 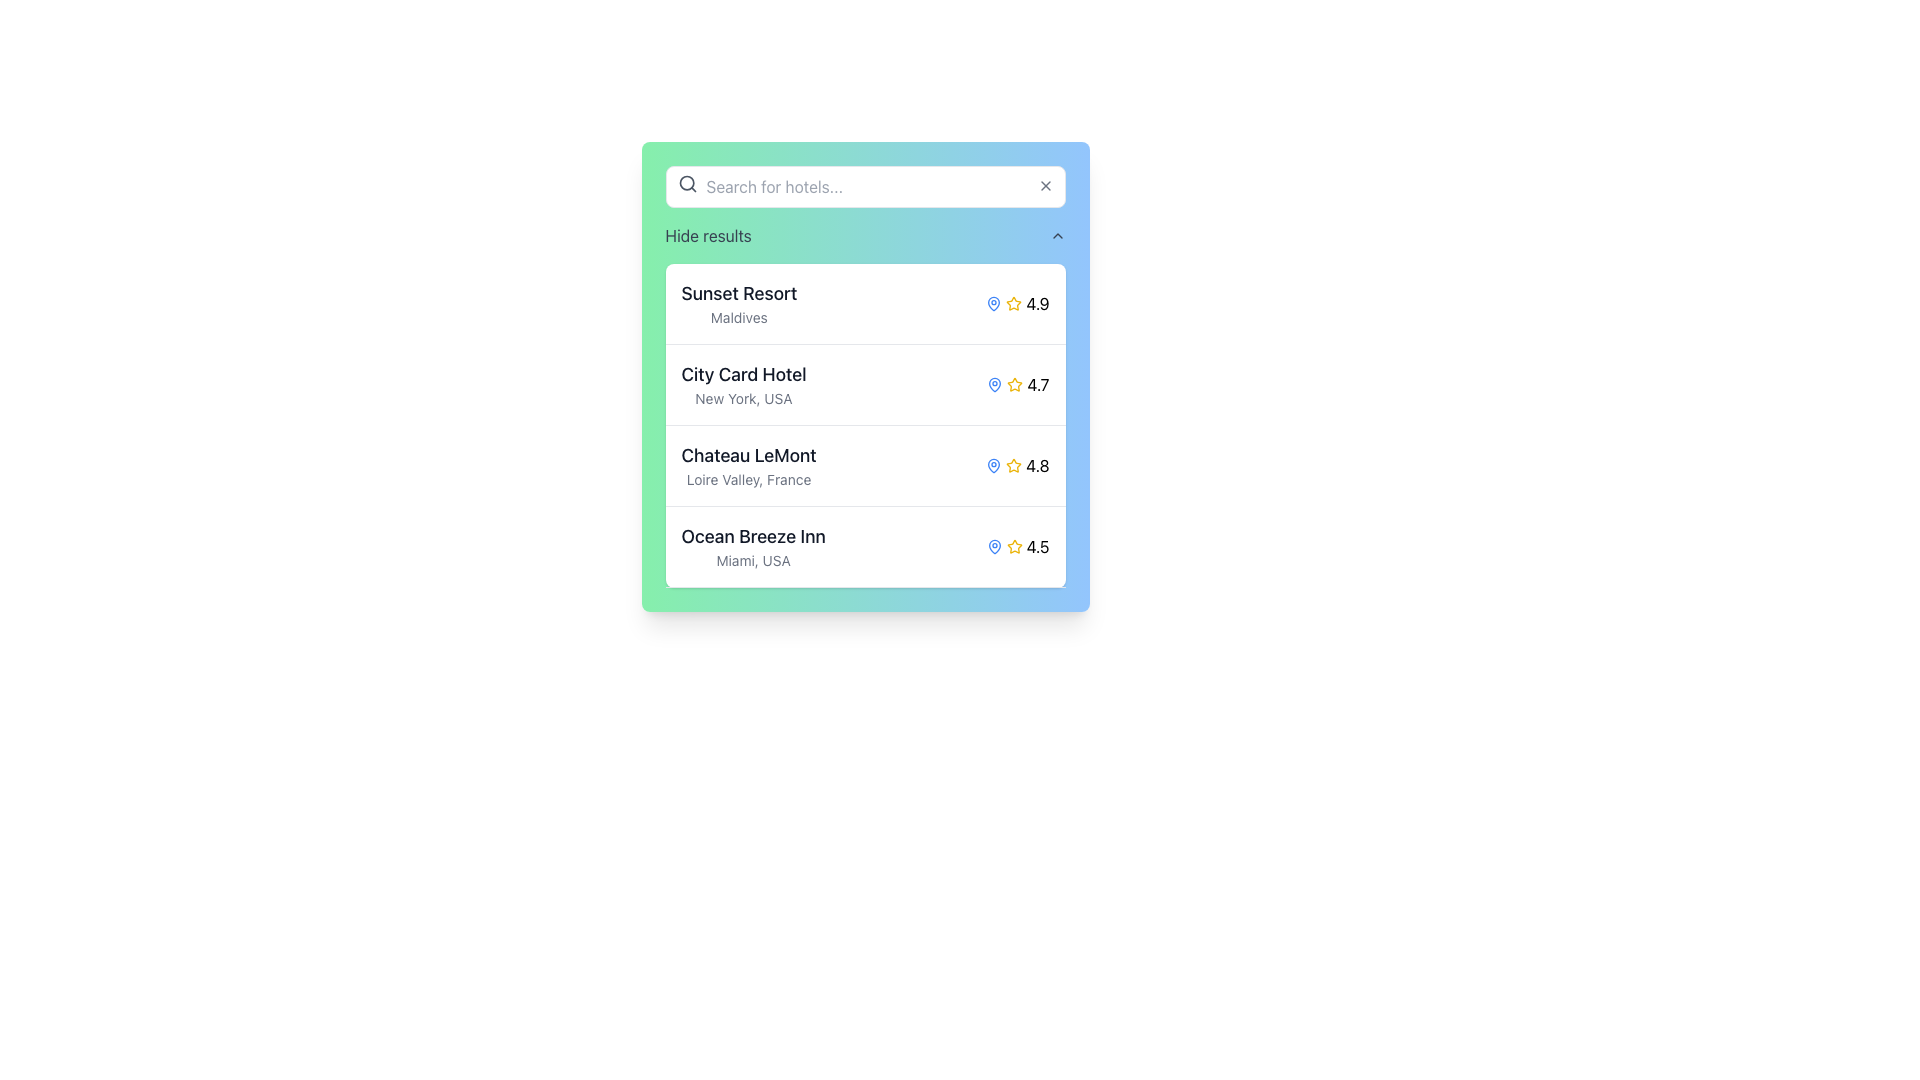 I want to click on the static text displaying '4.8' associated with the 'Chateau LeMont' entry in the hotel list, so click(x=1037, y=466).